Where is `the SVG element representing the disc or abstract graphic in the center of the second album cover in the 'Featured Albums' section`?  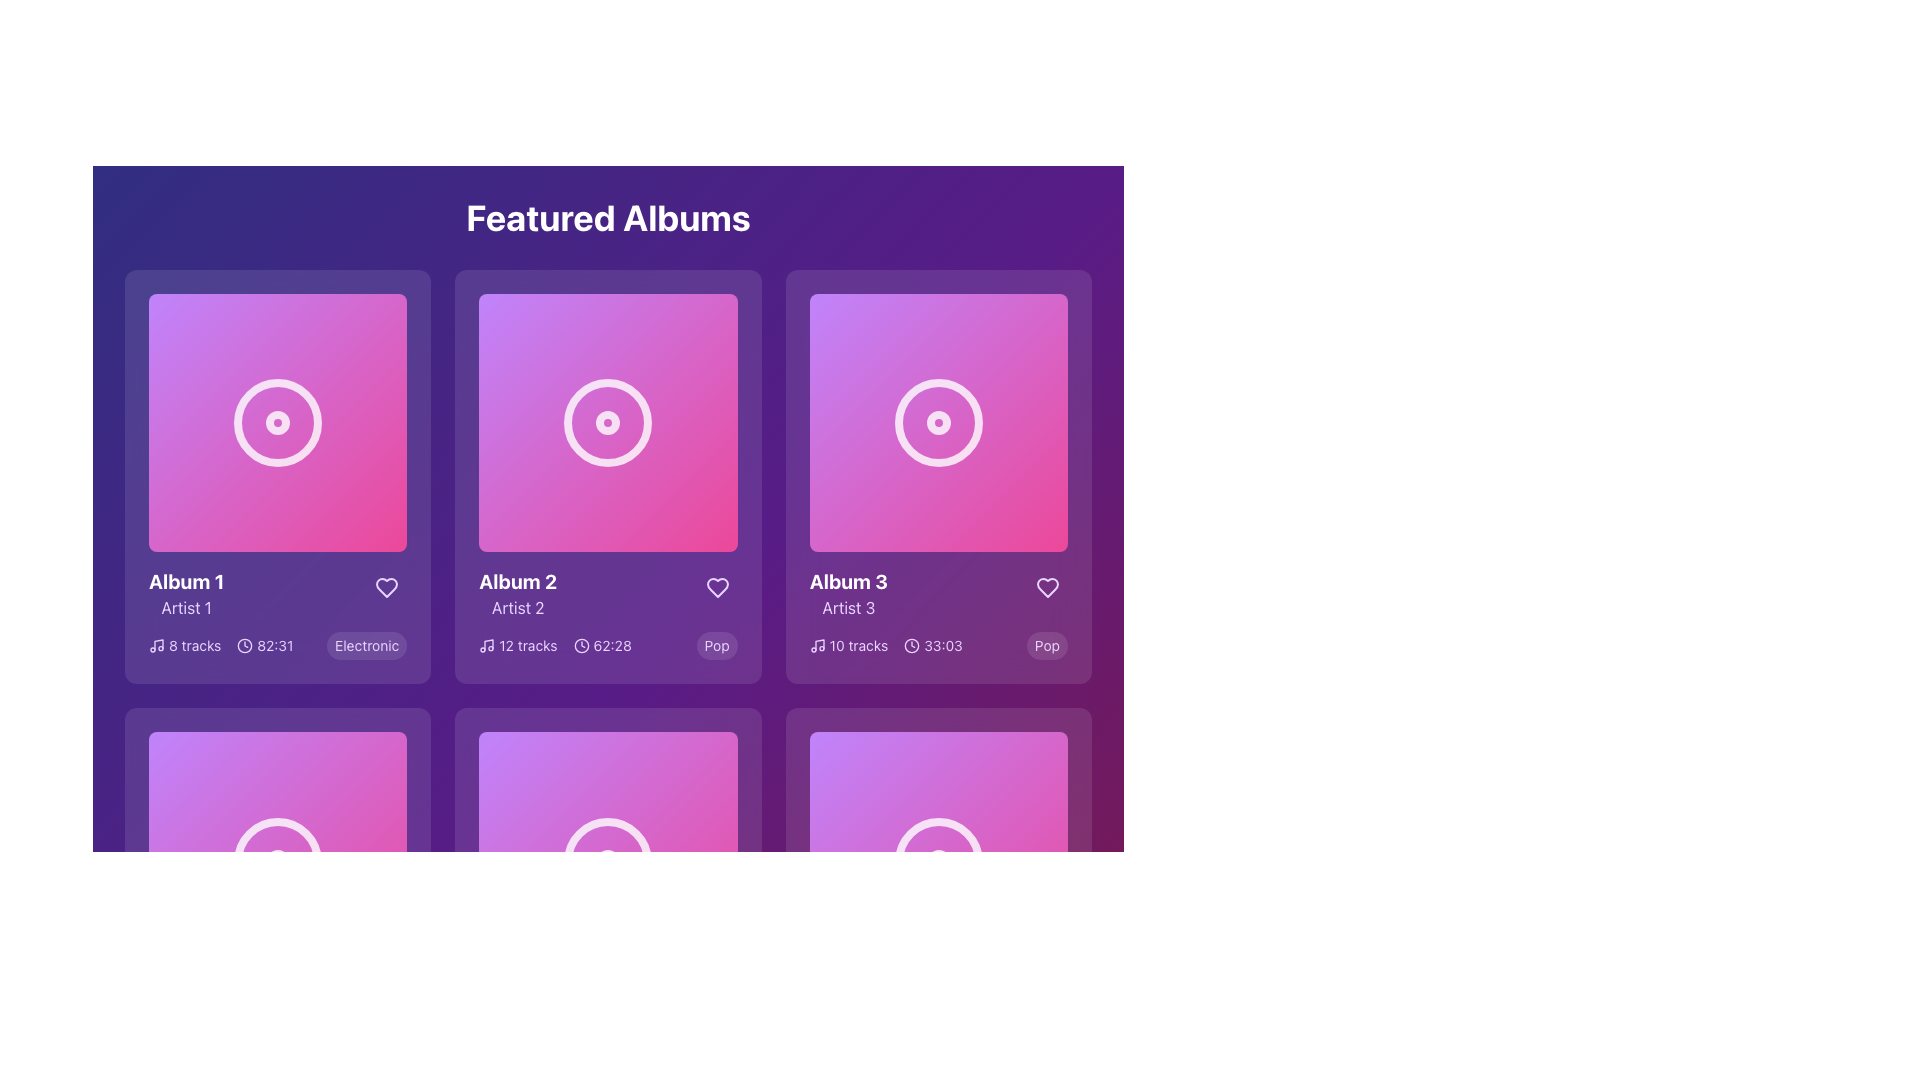
the SVG element representing the disc or abstract graphic in the center of the second album cover in the 'Featured Albums' section is located at coordinates (607, 422).